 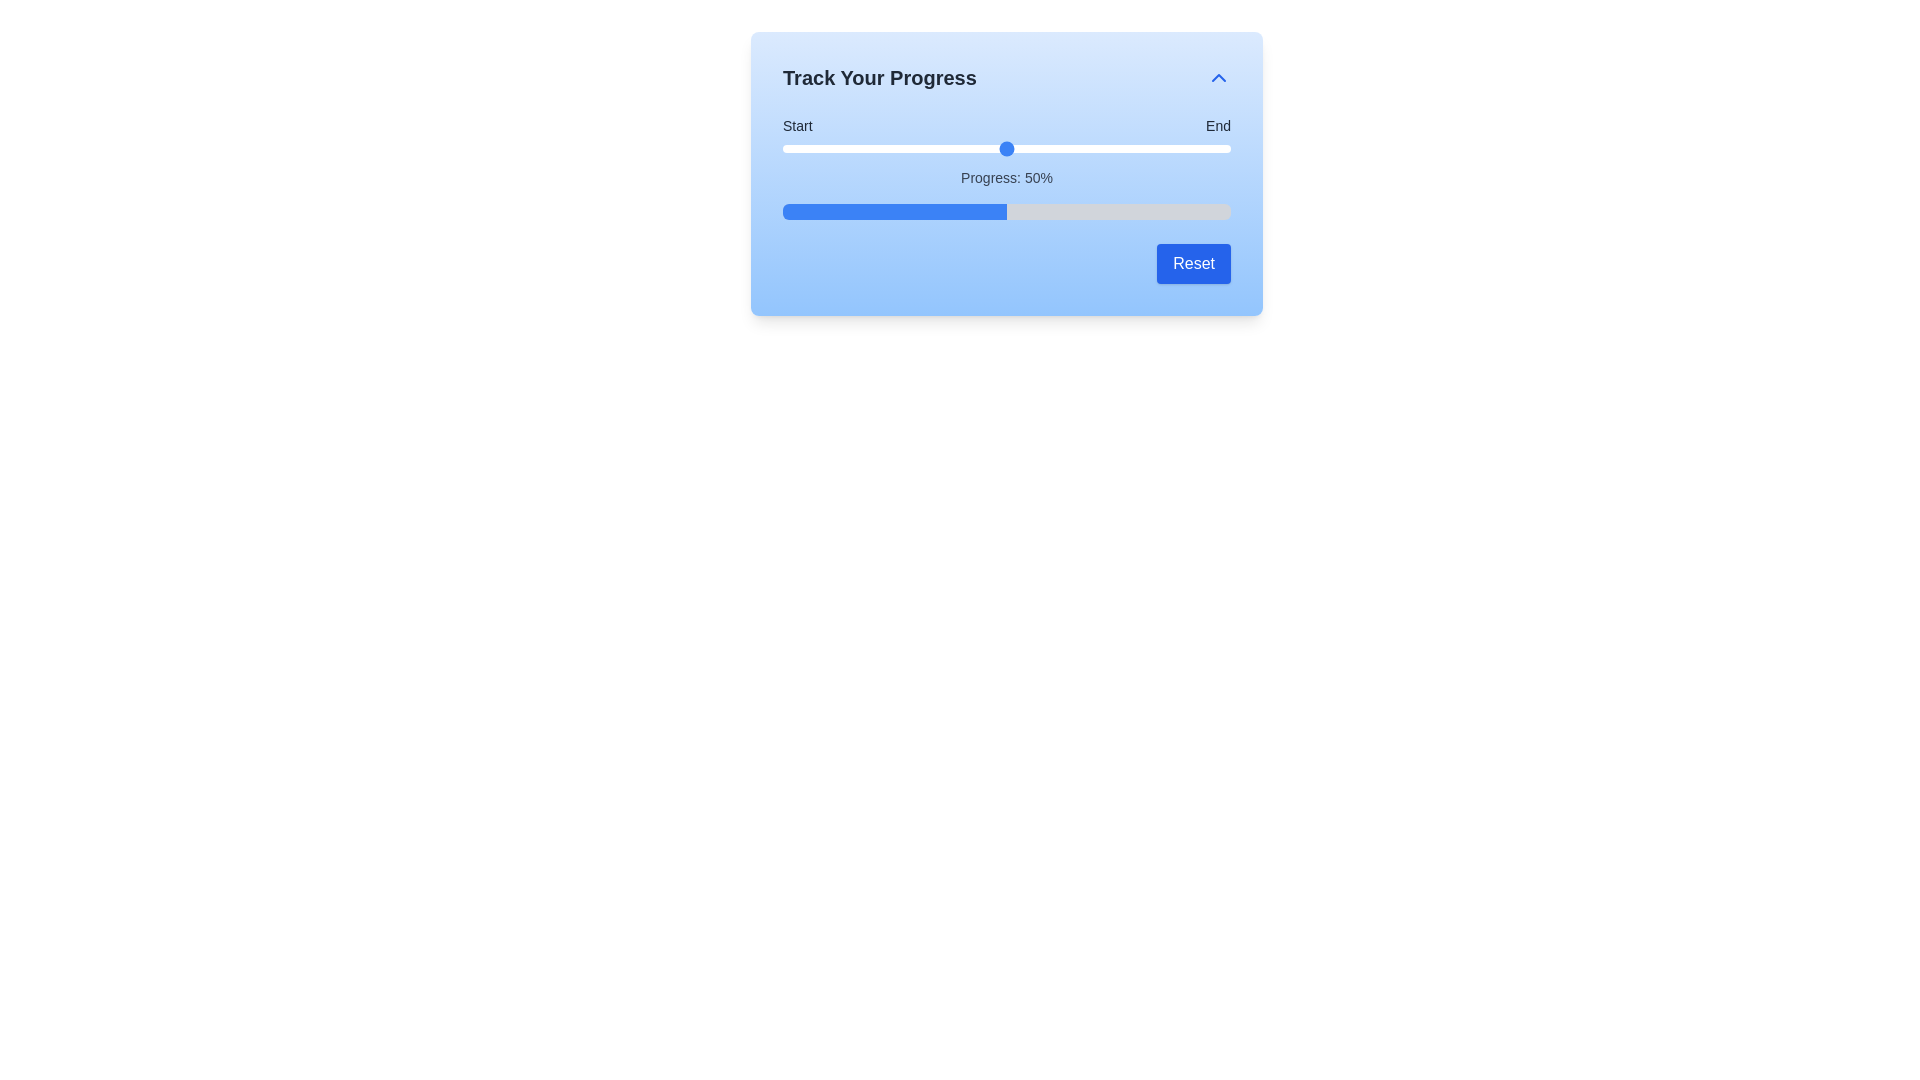 What do you see at coordinates (1172, 148) in the screenshot?
I see `the slider to set the progress to 87%` at bounding box center [1172, 148].